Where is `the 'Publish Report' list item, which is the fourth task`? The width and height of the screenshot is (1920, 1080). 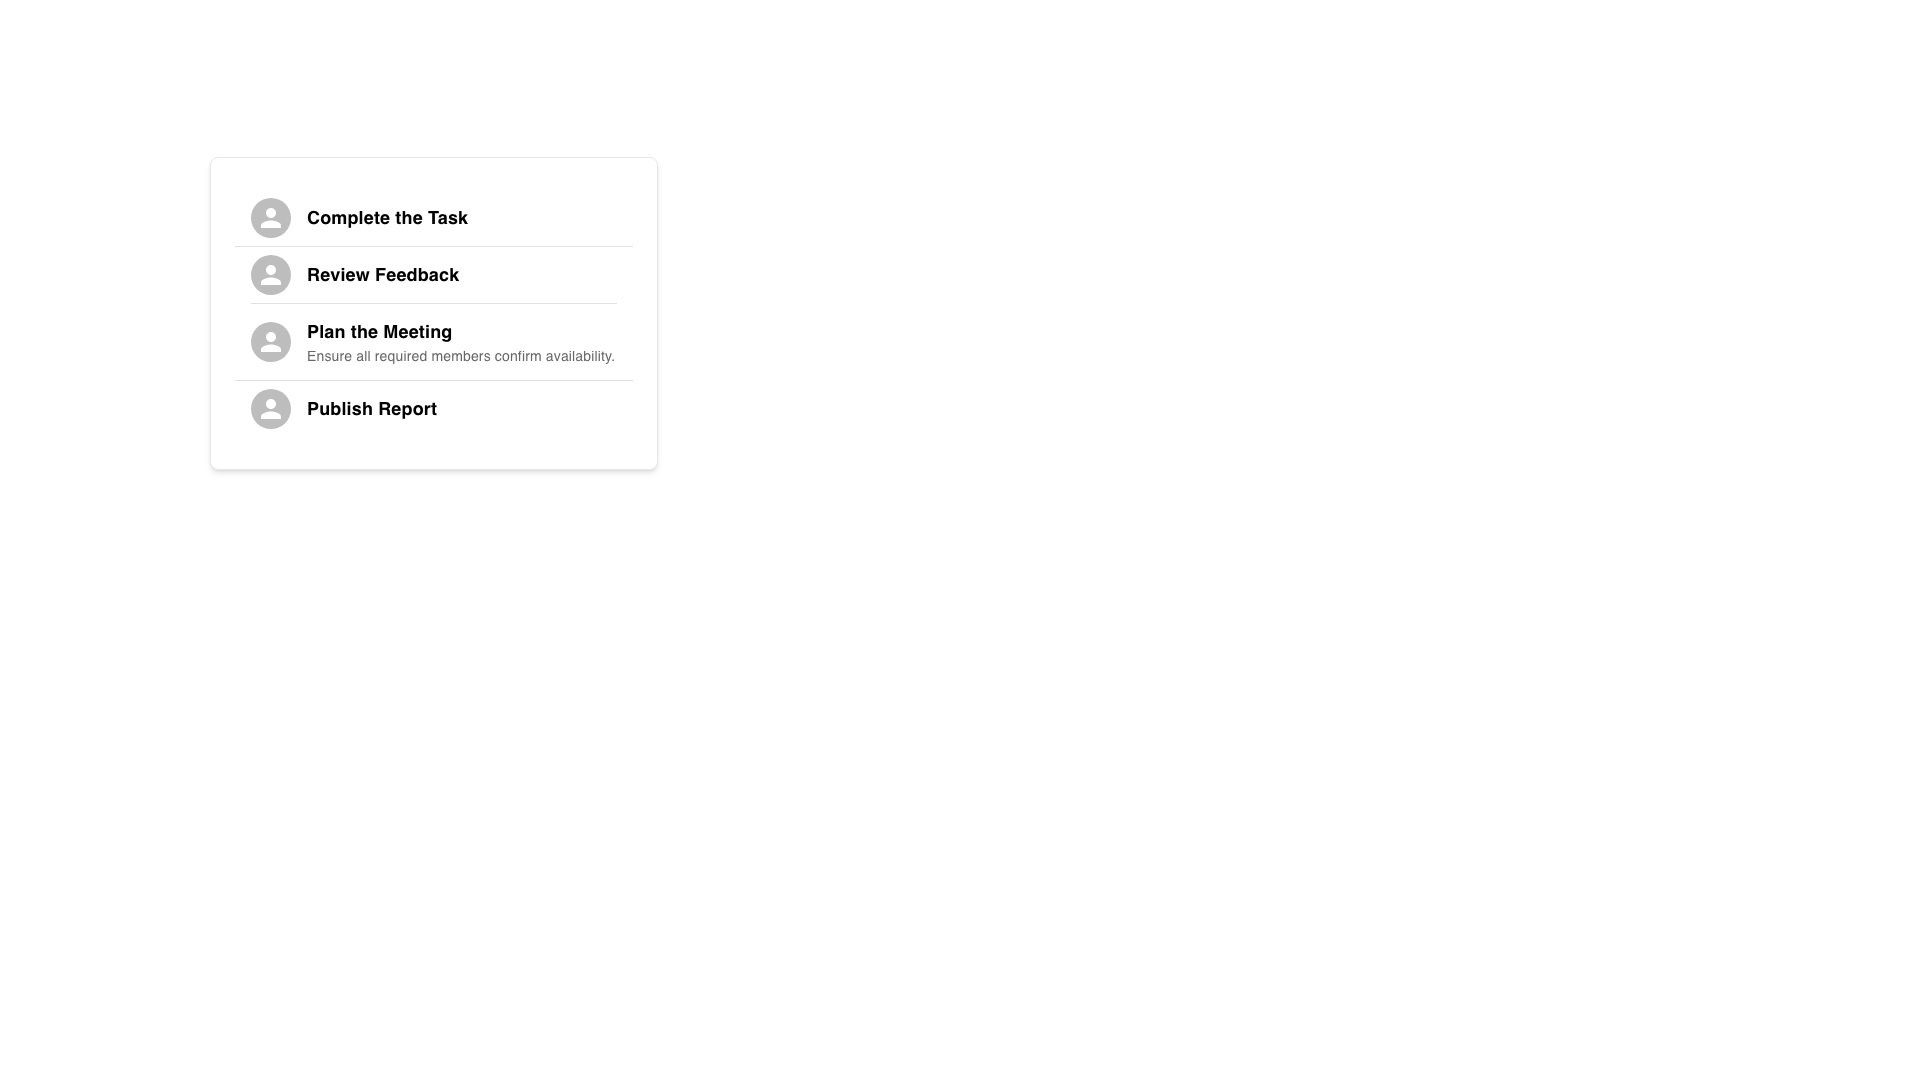 the 'Publish Report' list item, which is the fourth task is located at coordinates (432, 407).